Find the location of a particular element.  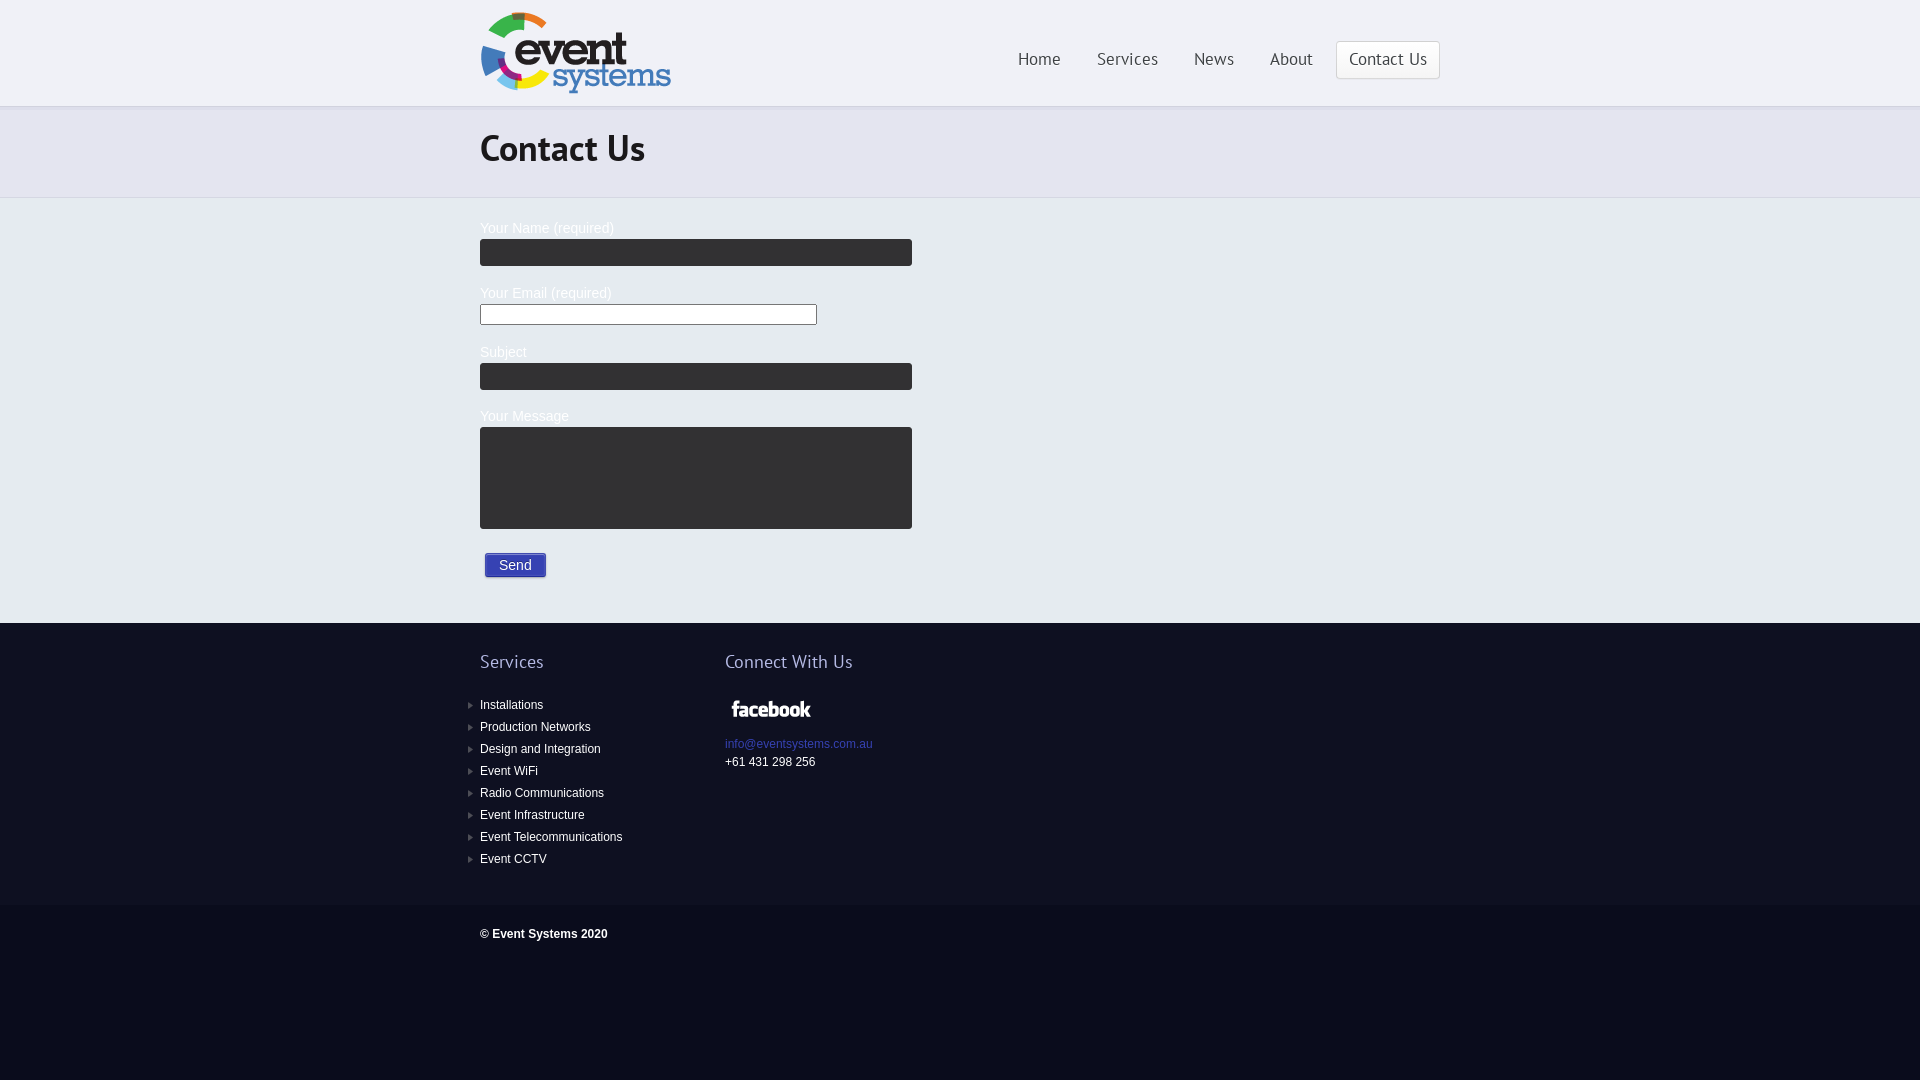

'Installations' is located at coordinates (511, 704).